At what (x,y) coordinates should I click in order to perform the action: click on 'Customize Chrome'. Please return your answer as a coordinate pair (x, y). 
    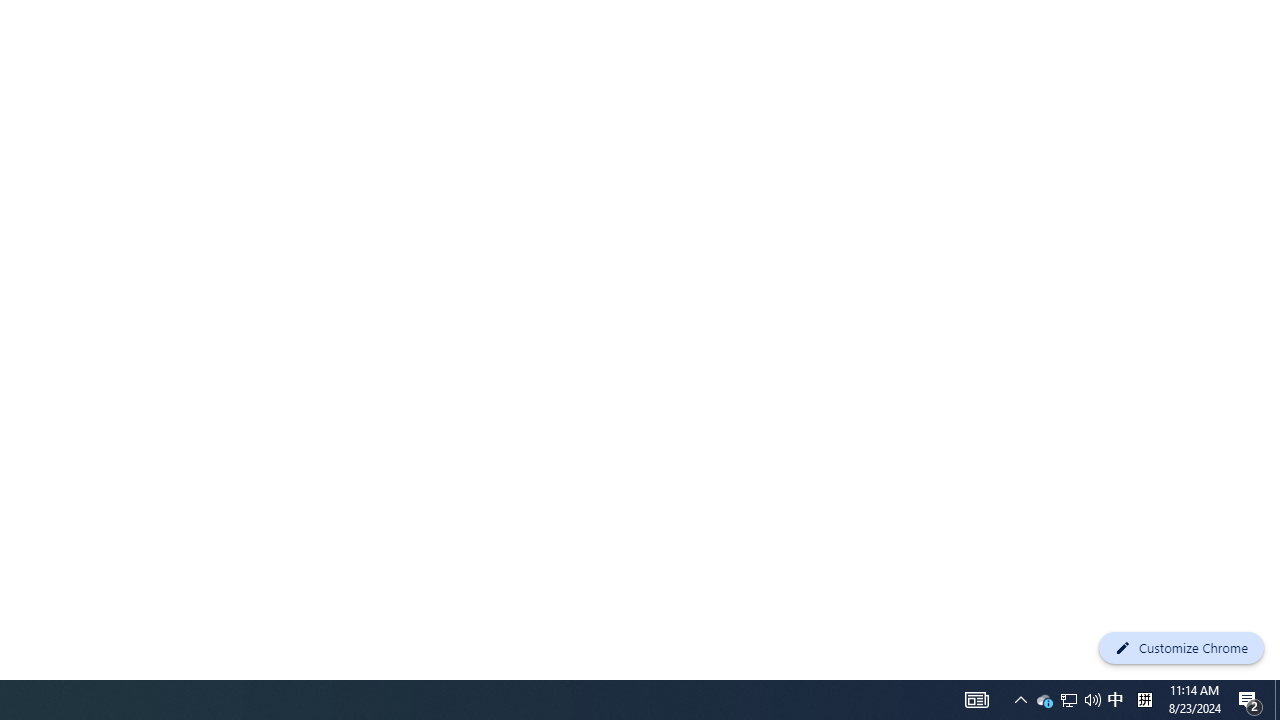
    Looking at the image, I should click on (1181, 648).